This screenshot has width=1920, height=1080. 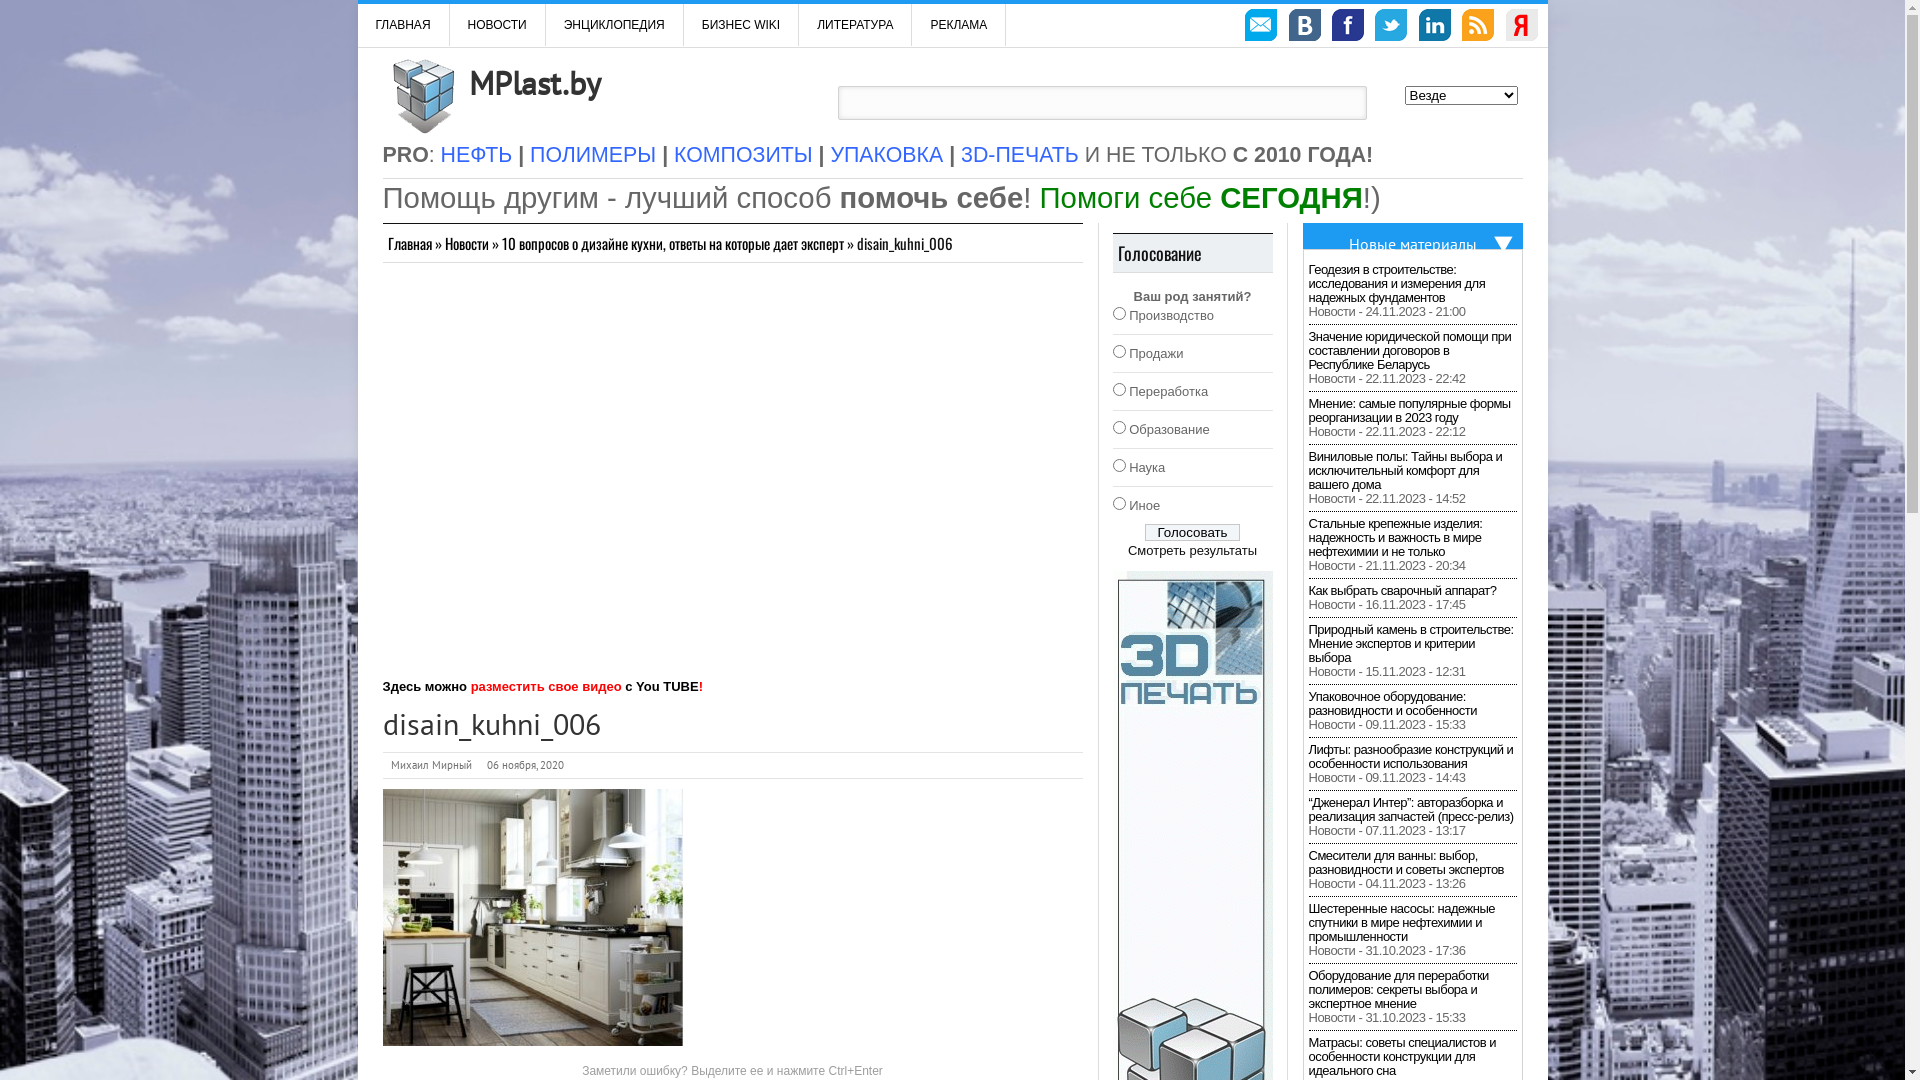 I want to click on 'MPlast.by', so click(x=533, y=82).